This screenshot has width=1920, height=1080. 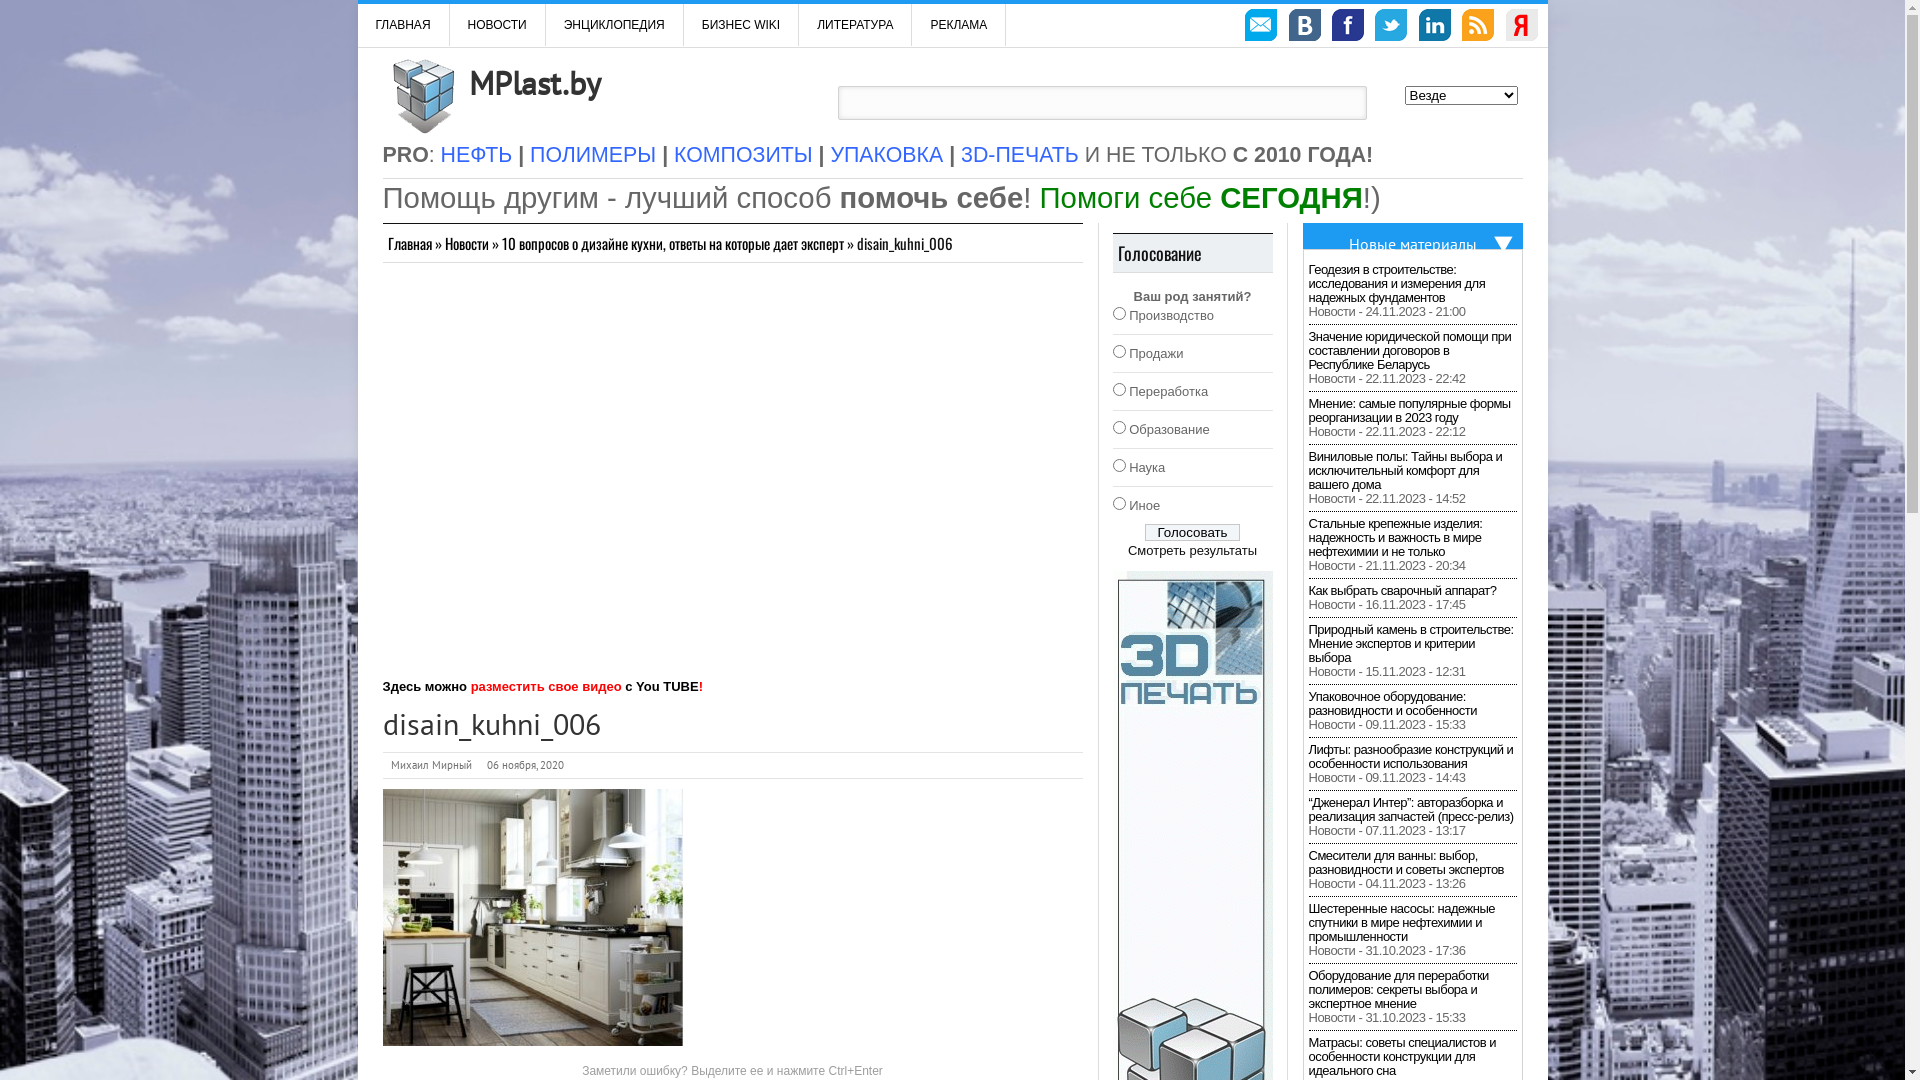 I want to click on 'MPlast.by', so click(x=533, y=82).